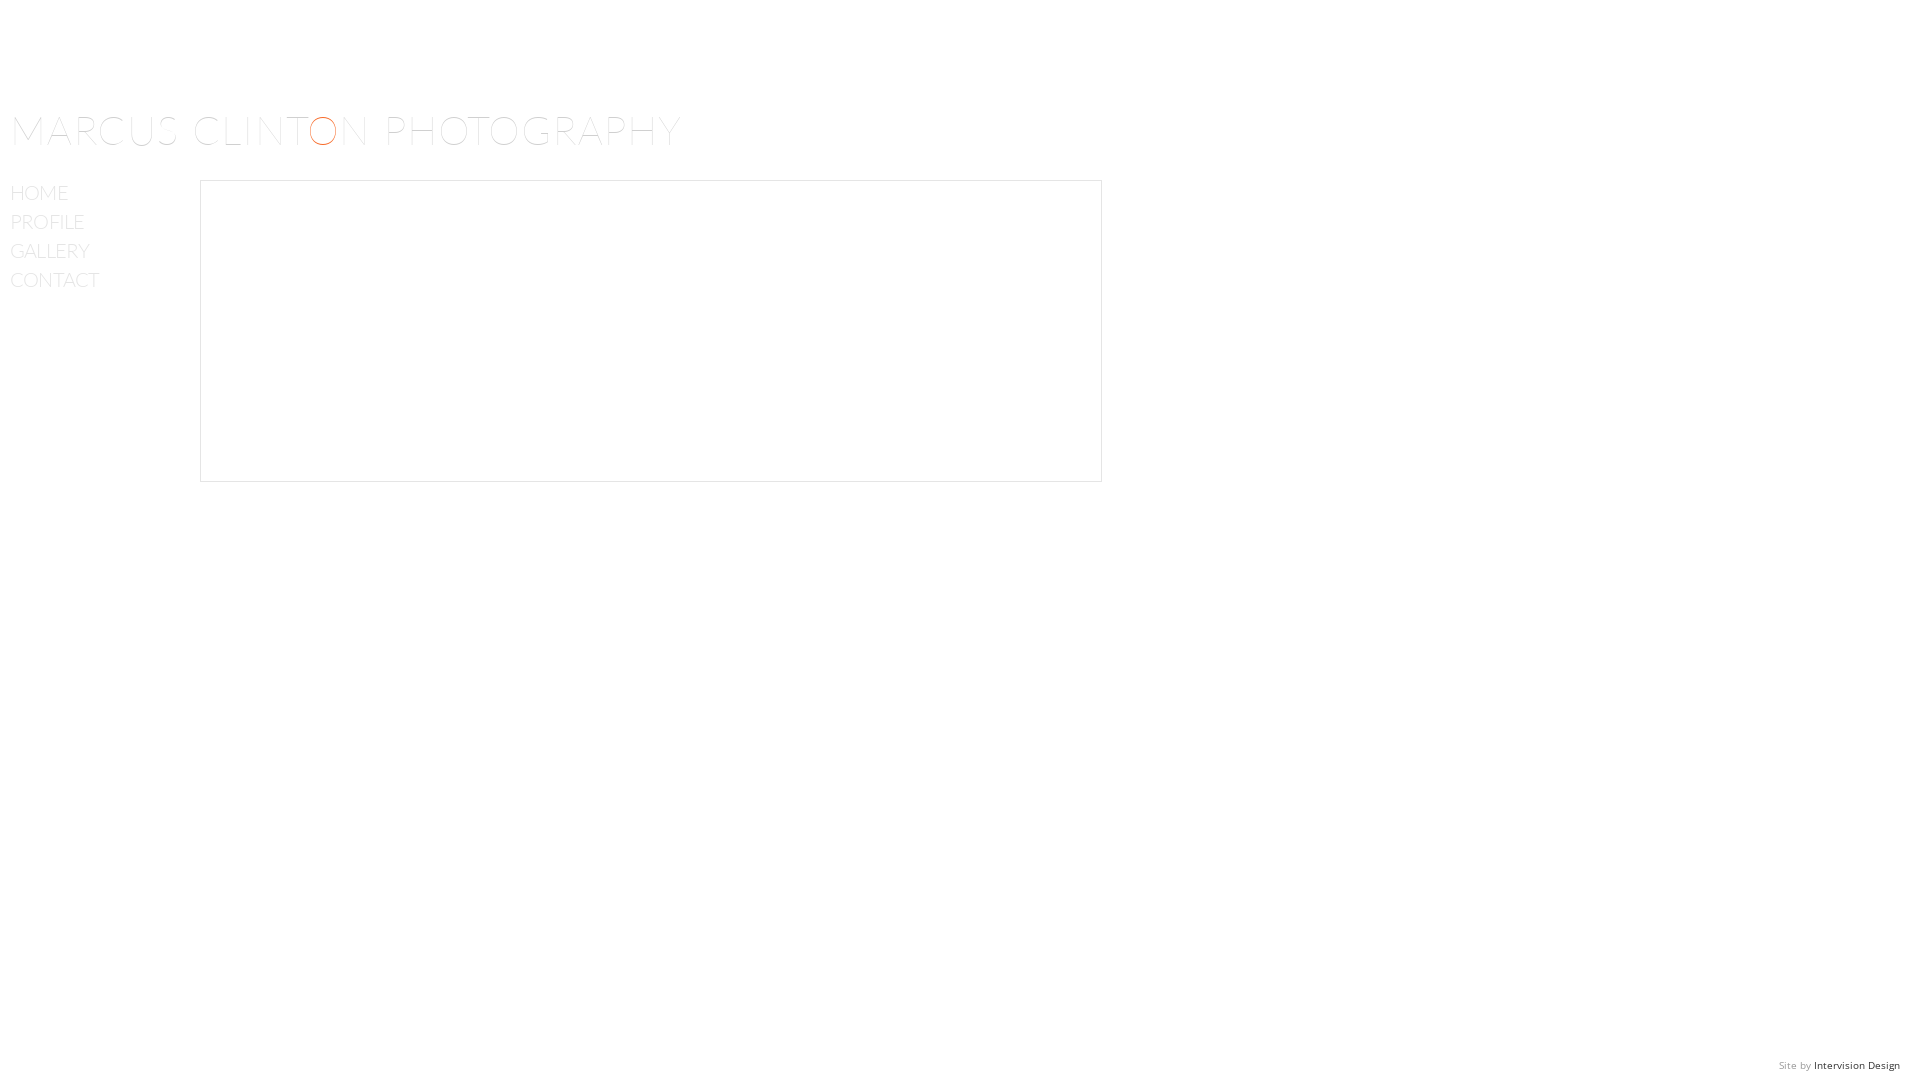  I want to click on 'CONTACT', so click(99, 280).